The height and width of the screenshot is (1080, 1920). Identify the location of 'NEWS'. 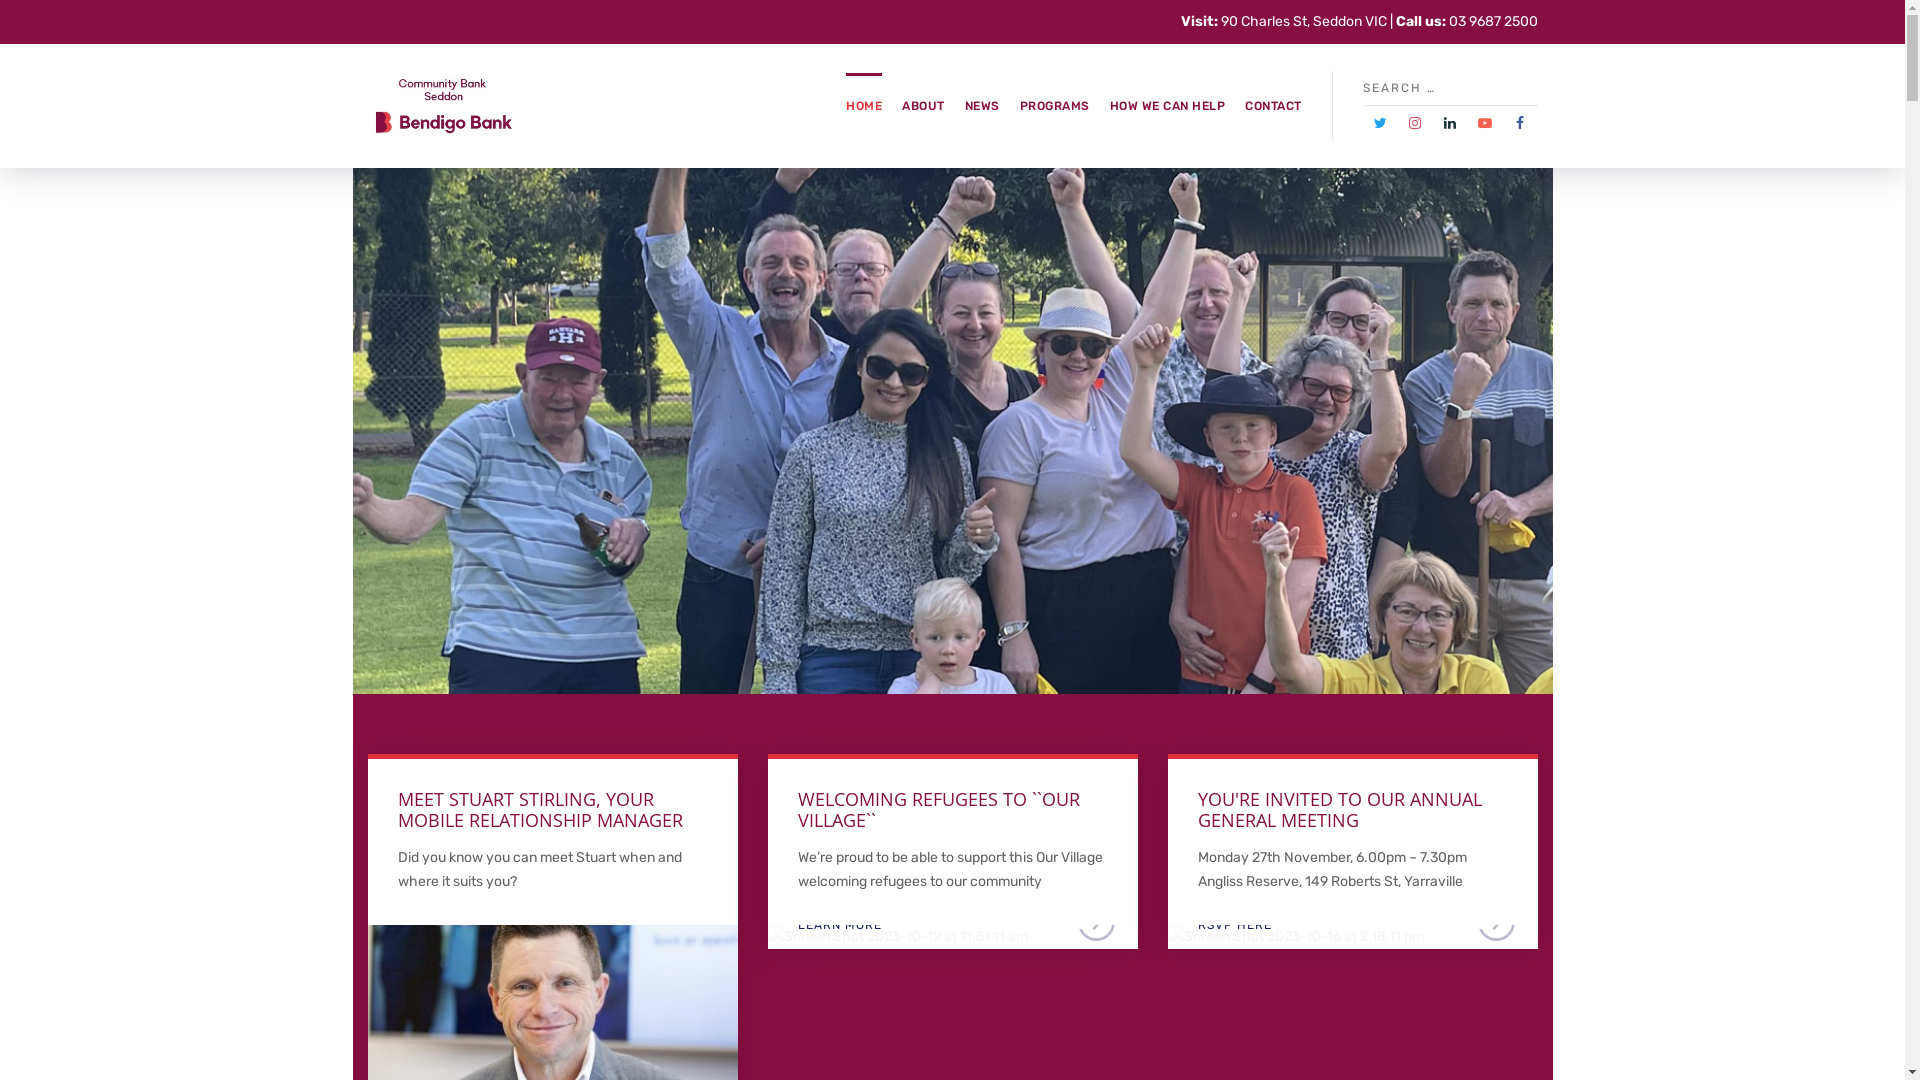
(964, 106).